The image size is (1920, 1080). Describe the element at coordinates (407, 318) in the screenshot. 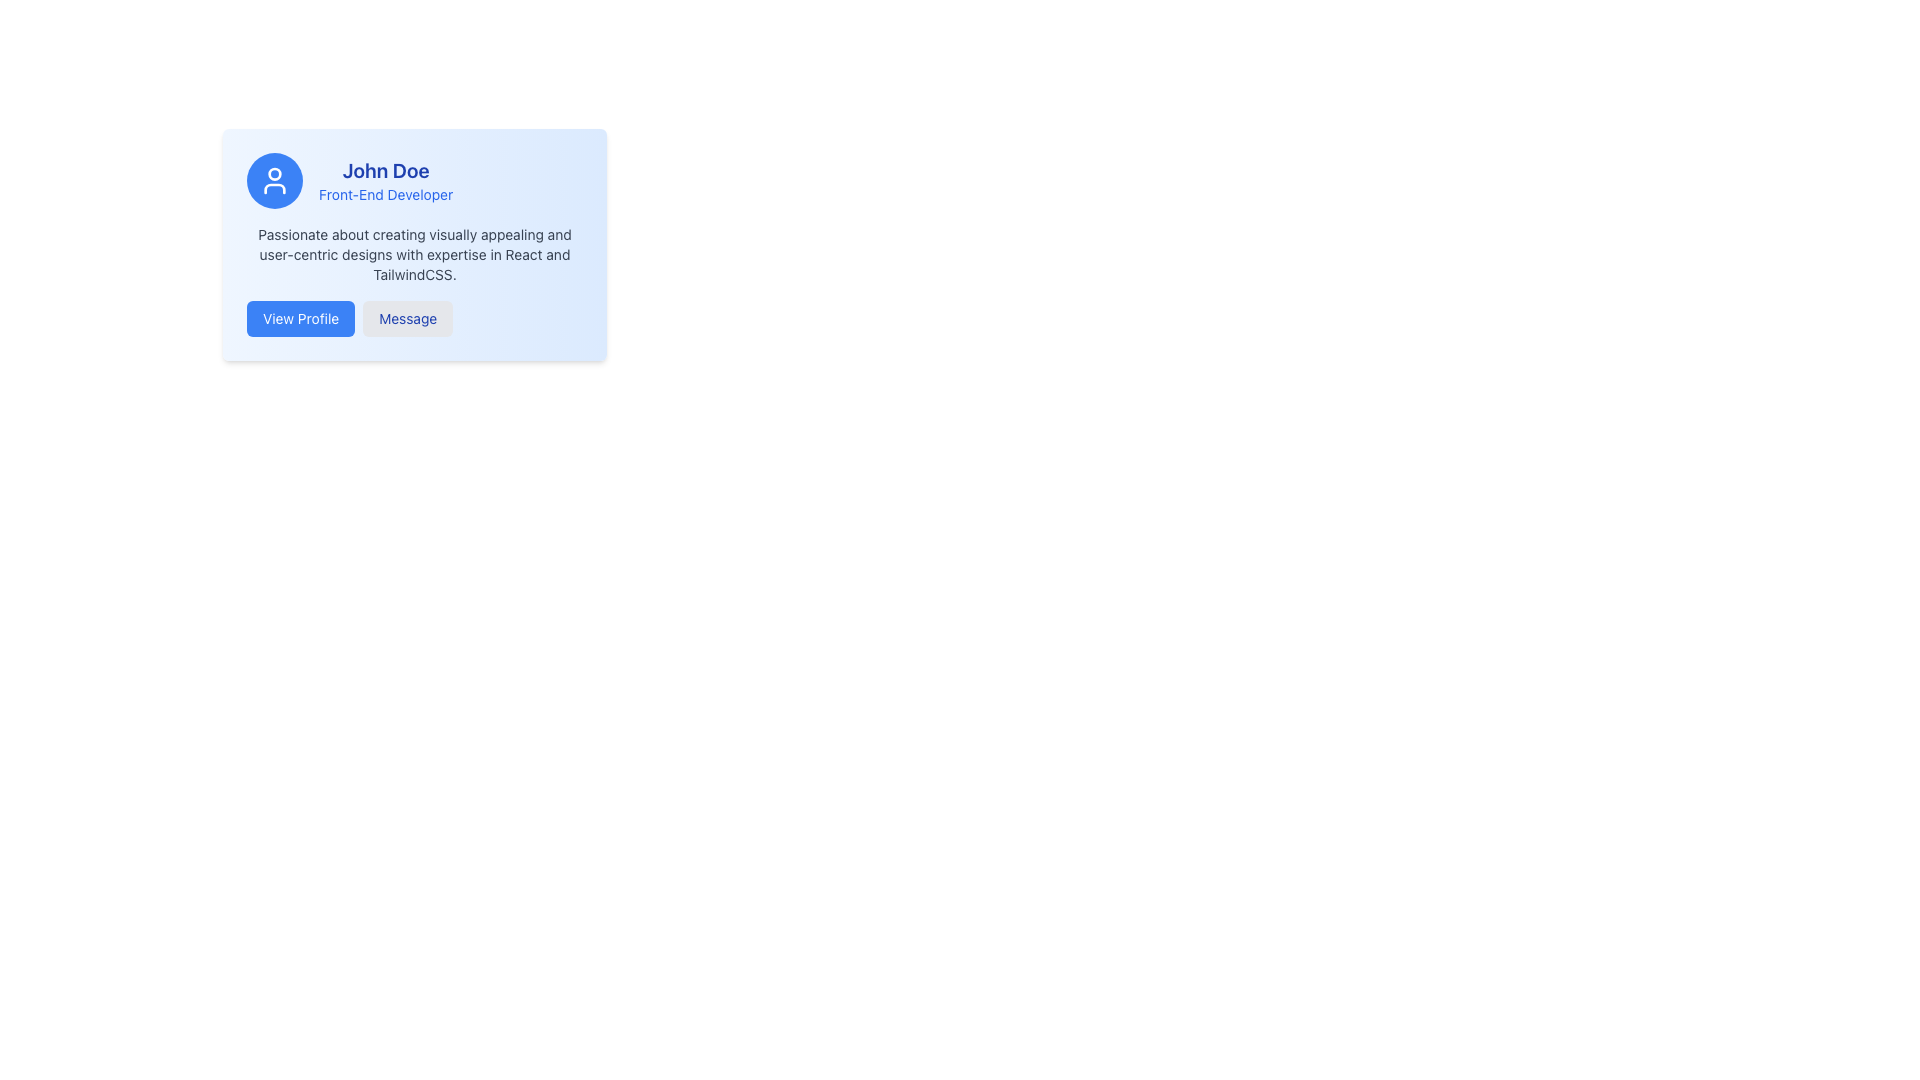

I see `the 'Message' button, which is the second button in a row located at the bottom of the profile card` at that location.